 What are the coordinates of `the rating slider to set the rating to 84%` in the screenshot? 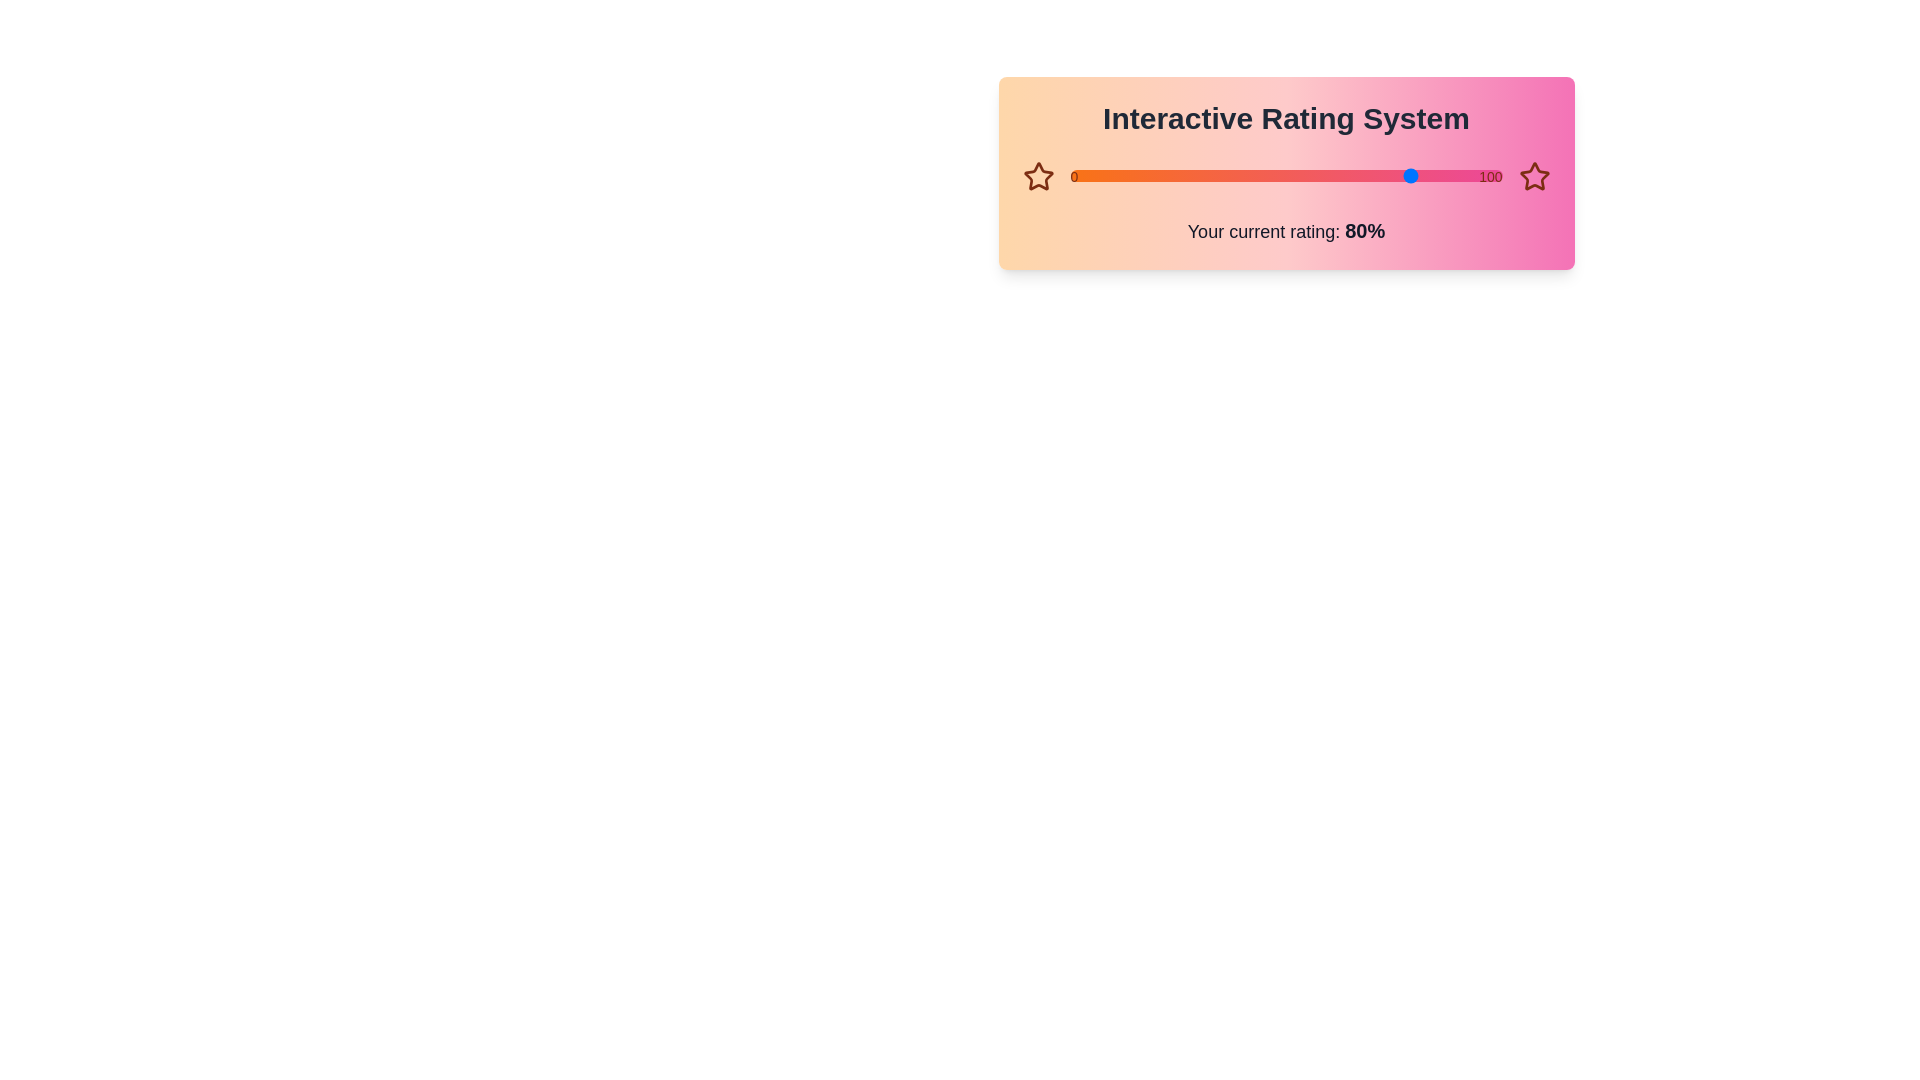 It's located at (1432, 175).